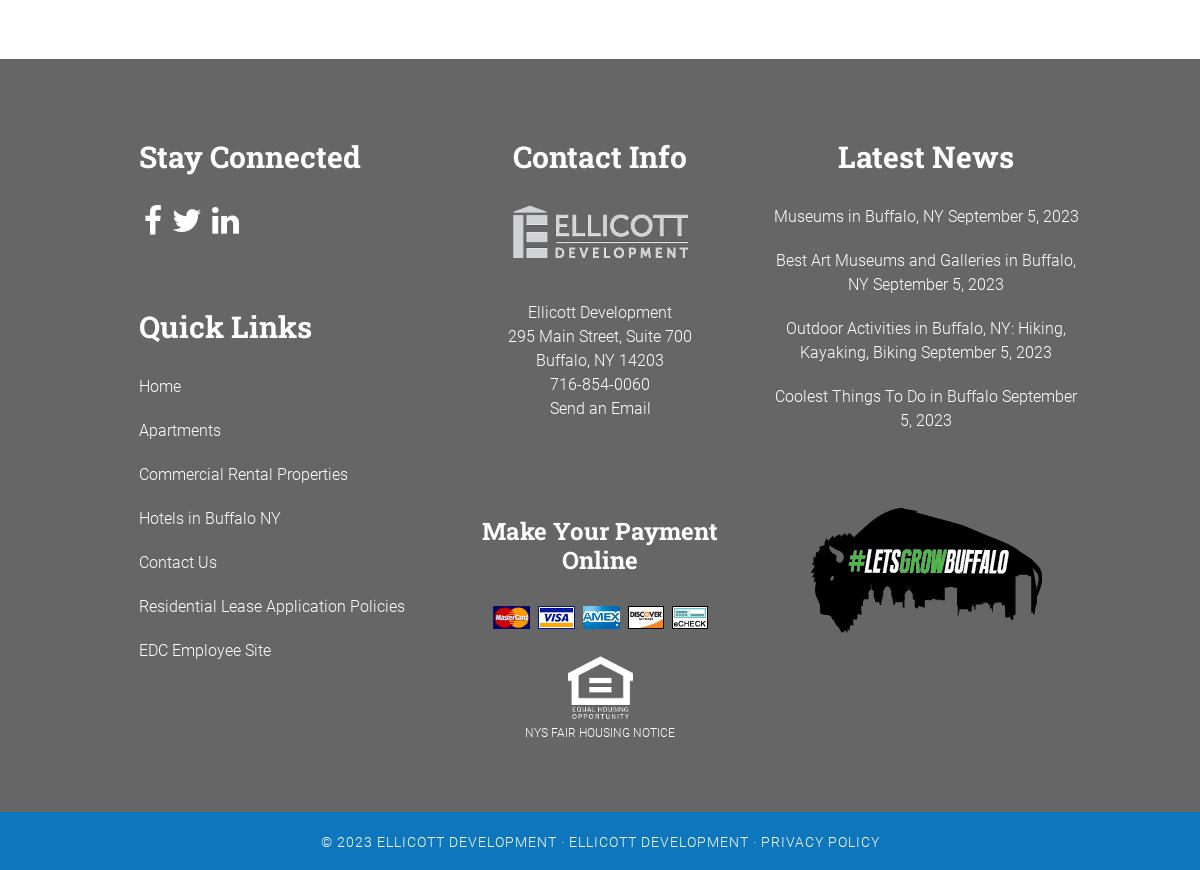  Describe the element at coordinates (600, 336) in the screenshot. I see `'295 Main Street, Suite 700'` at that location.